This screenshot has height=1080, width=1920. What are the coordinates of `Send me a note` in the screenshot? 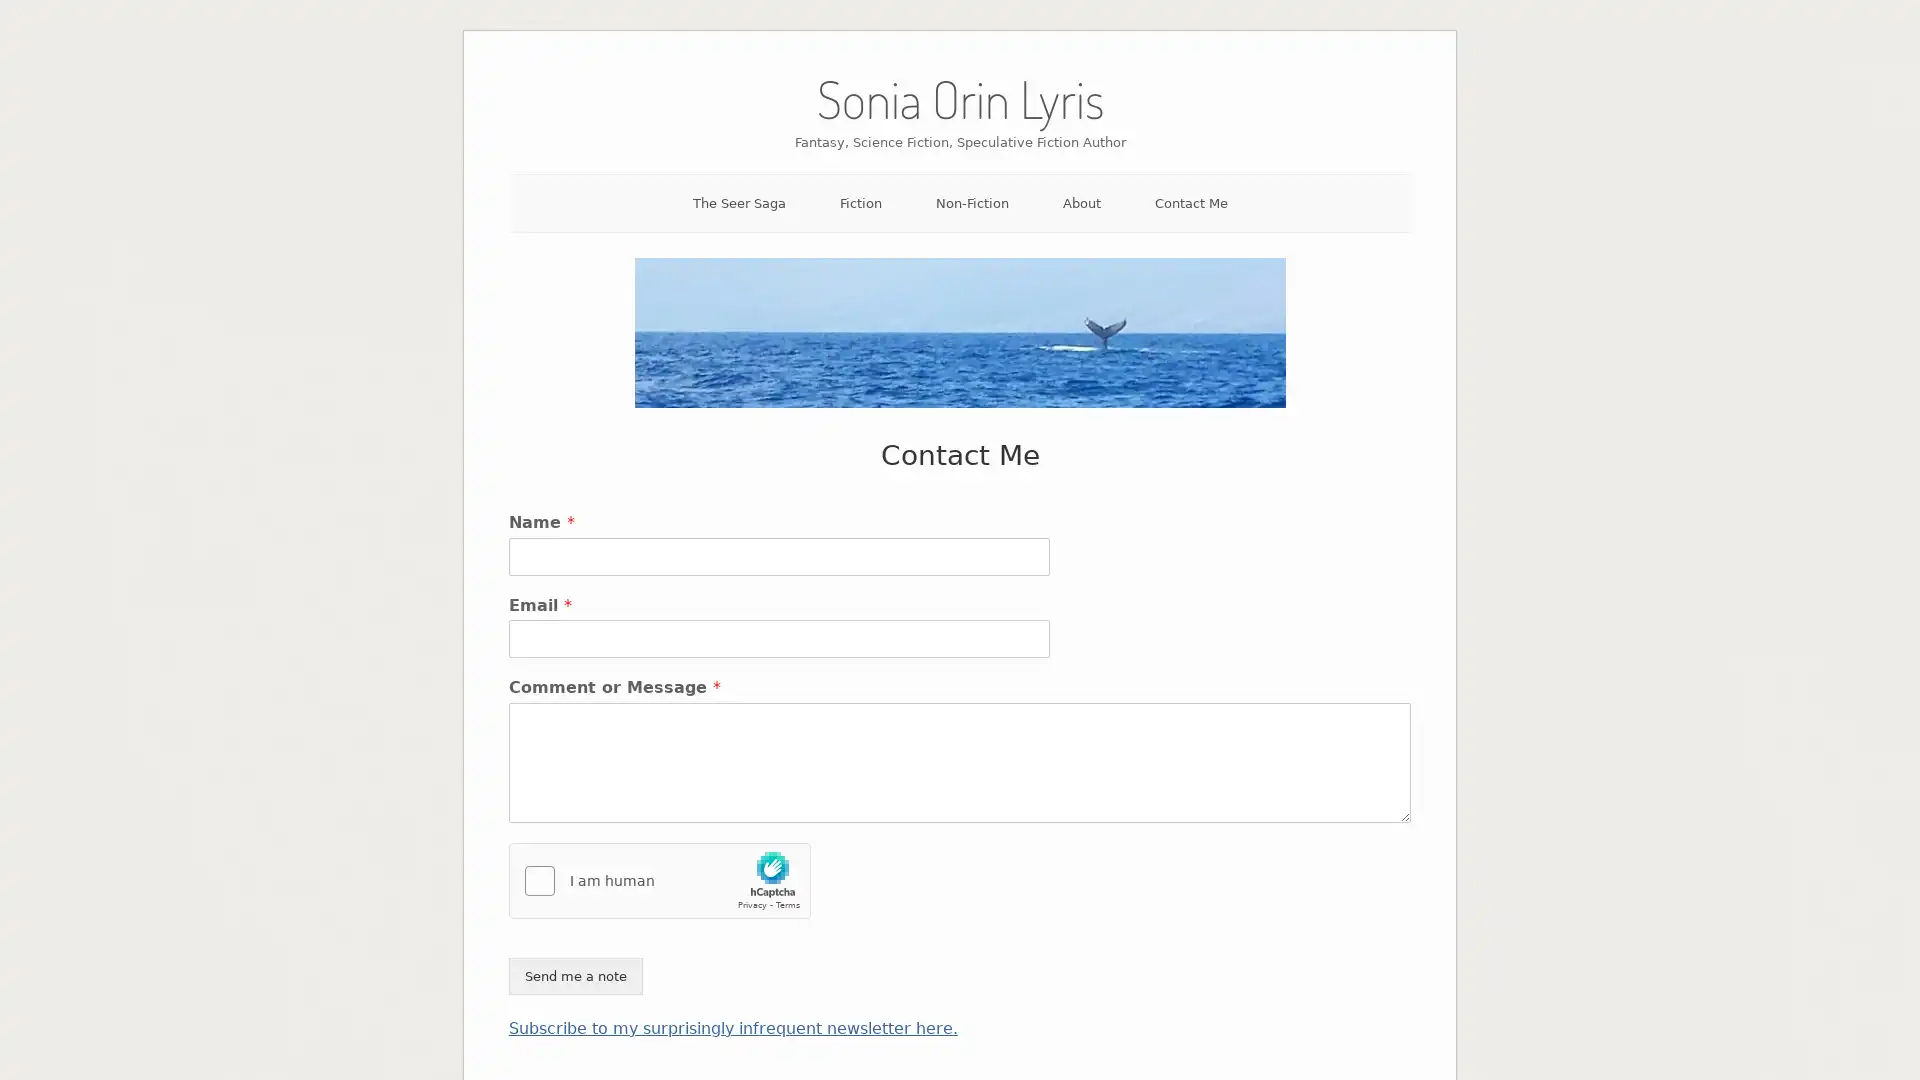 It's located at (574, 974).